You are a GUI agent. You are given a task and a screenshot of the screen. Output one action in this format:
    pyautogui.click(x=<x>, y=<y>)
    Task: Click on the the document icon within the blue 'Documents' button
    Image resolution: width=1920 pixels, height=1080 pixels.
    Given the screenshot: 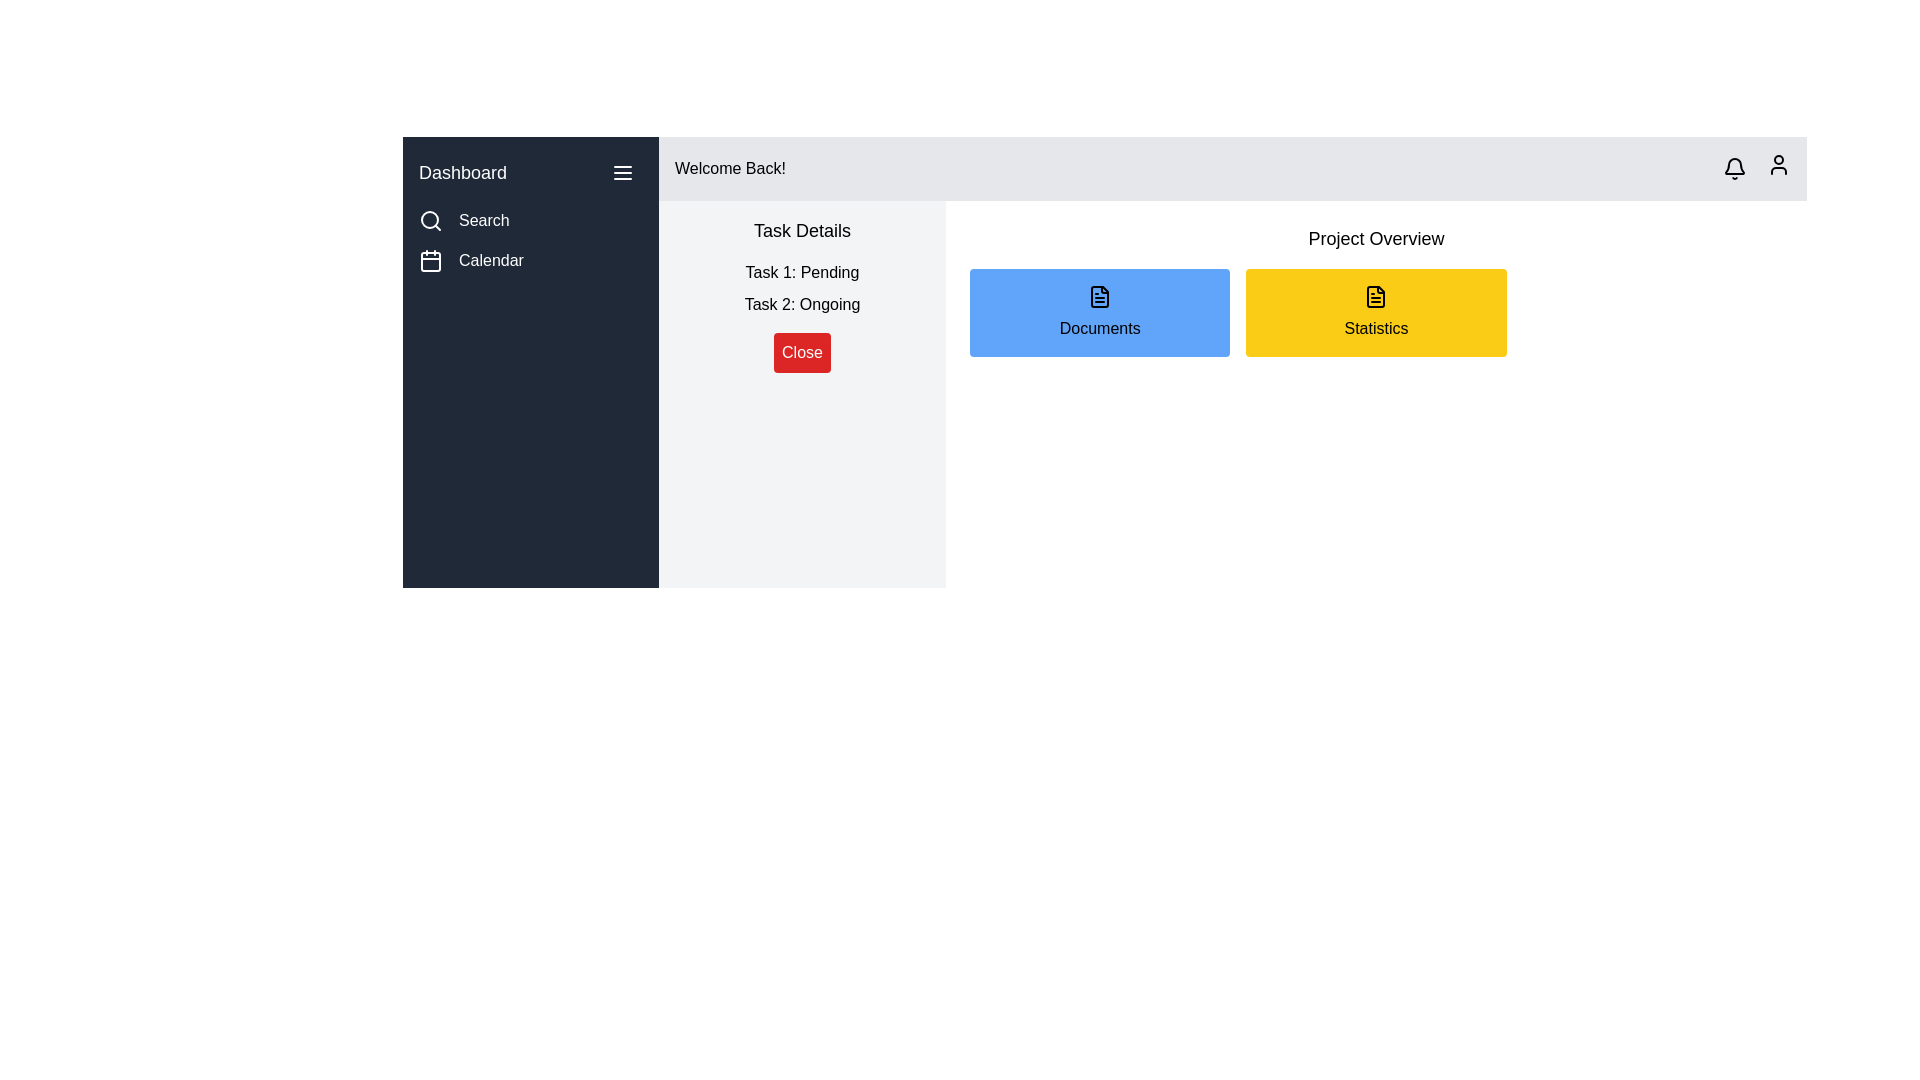 What is the action you would take?
    pyautogui.click(x=1098, y=297)
    